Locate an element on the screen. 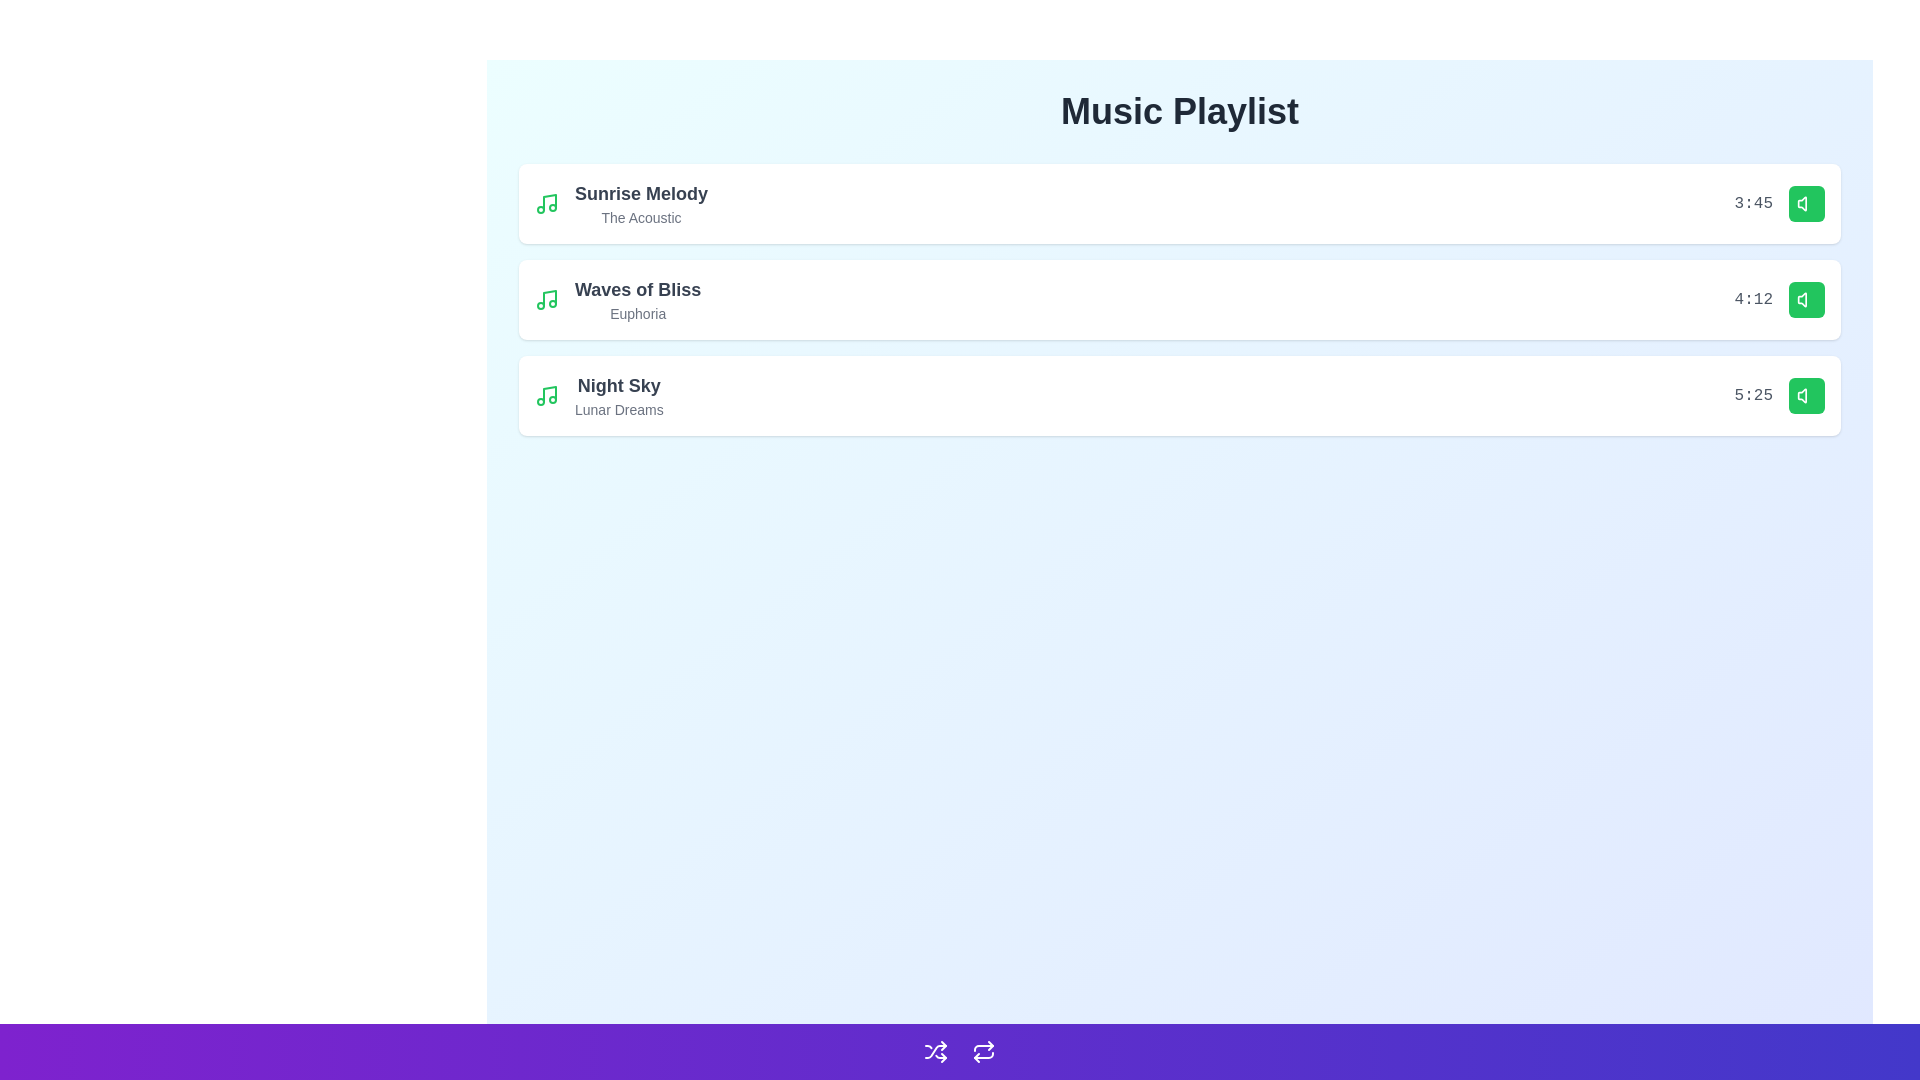 This screenshot has width=1920, height=1080. the text of the first card in the vertical list of music items is located at coordinates (641, 204).